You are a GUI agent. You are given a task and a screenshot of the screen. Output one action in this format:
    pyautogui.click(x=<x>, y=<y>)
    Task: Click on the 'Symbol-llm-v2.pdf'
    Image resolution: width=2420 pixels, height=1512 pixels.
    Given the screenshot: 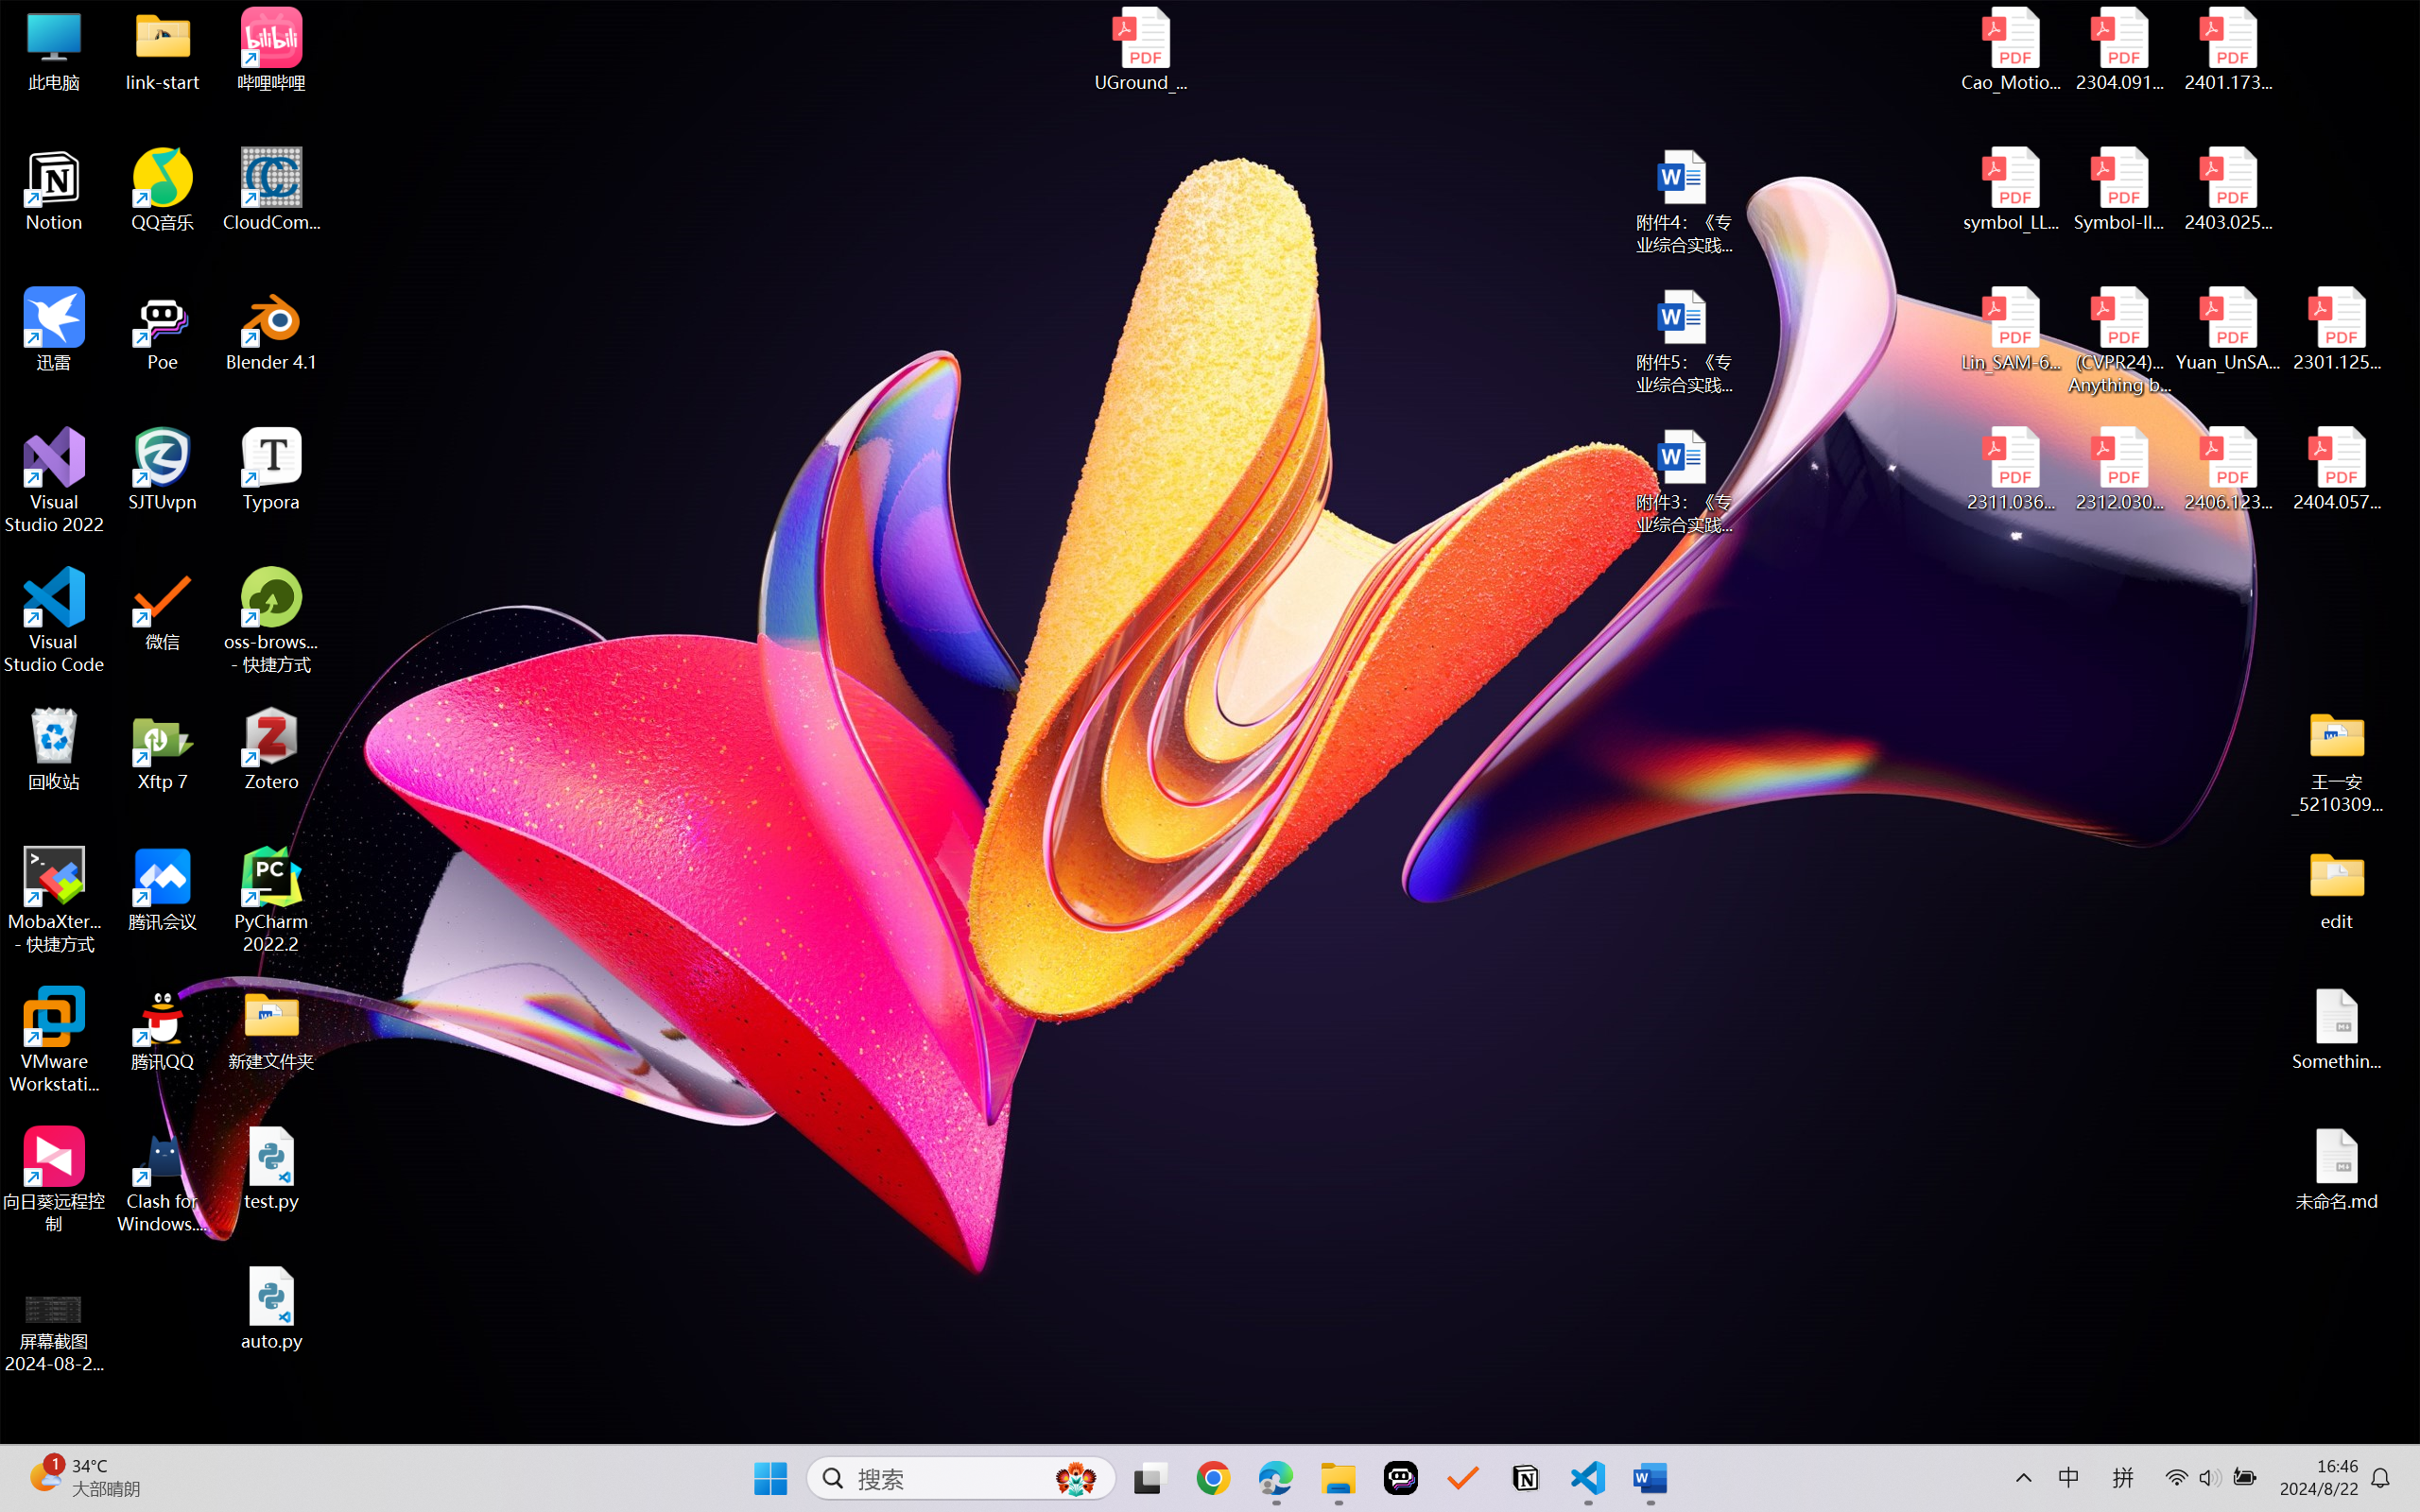 What is the action you would take?
    pyautogui.click(x=2118, y=190)
    